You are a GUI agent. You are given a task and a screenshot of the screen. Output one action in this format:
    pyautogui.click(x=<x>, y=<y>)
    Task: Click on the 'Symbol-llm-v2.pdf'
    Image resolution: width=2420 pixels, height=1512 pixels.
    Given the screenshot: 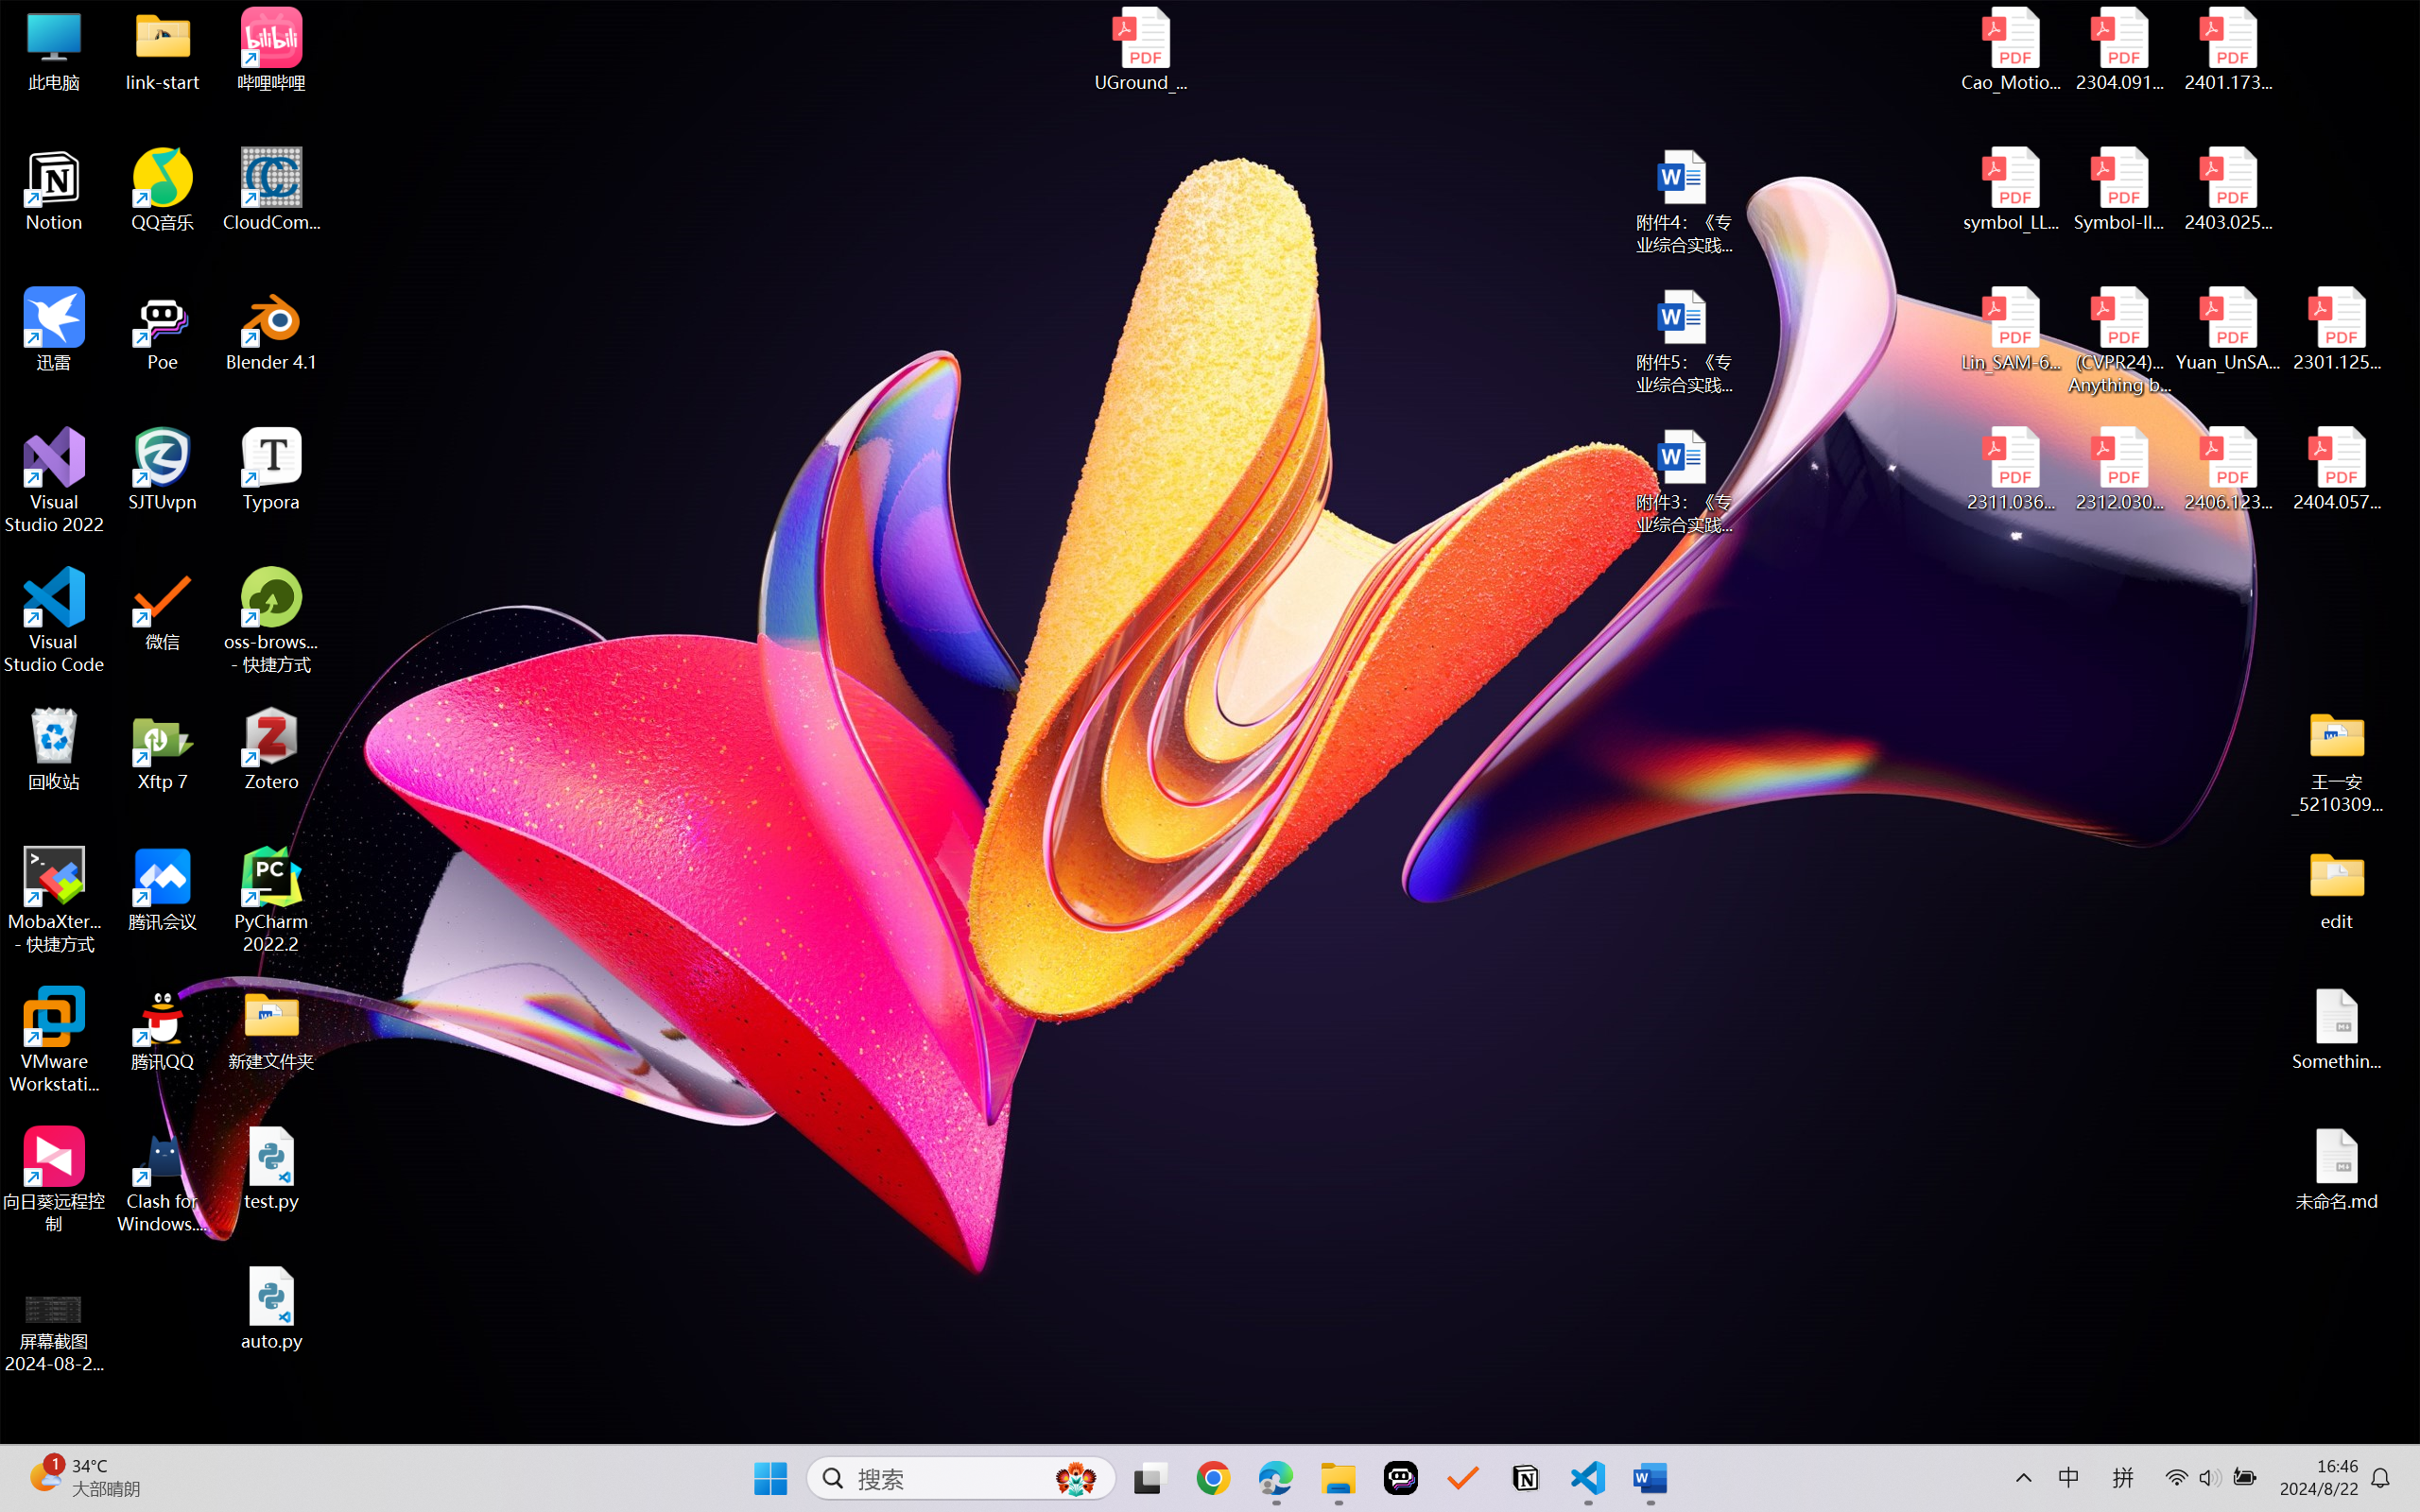 What is the action you would take?
    pyautogui.click(x=2118, y=190)
    